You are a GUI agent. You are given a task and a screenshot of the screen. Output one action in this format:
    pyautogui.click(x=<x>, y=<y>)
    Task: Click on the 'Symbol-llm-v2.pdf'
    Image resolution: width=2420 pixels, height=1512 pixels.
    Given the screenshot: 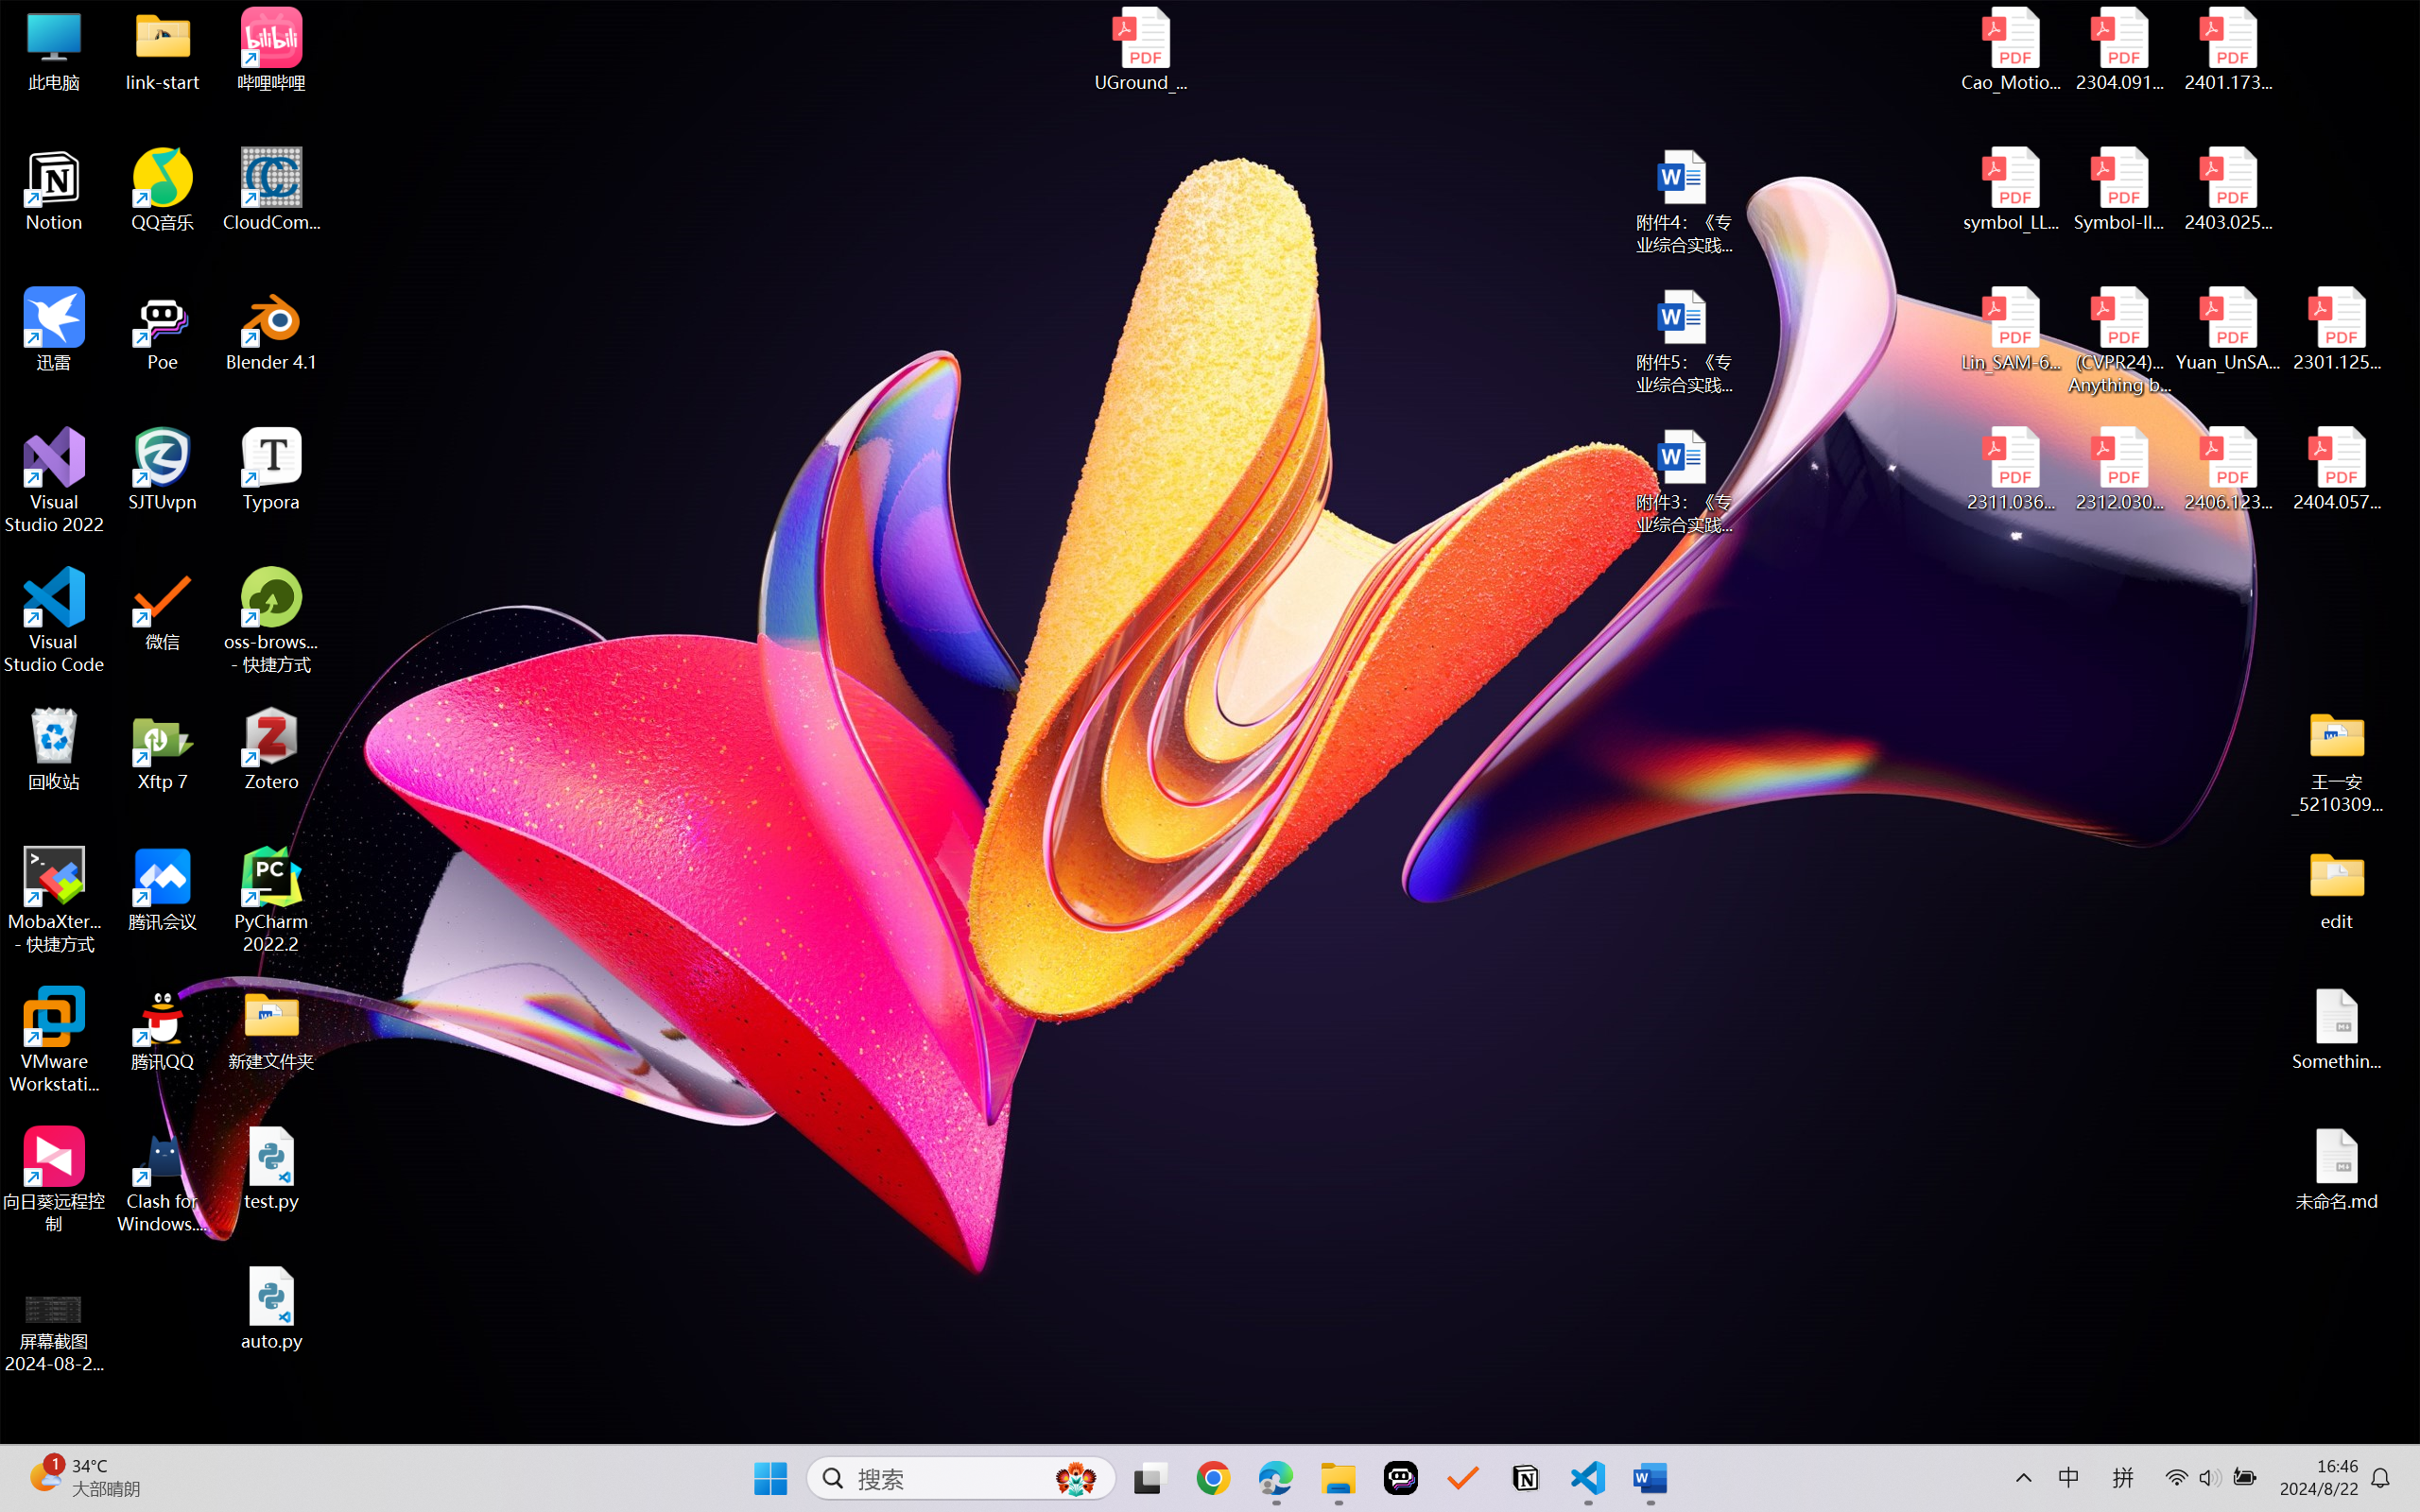 What is the action you would take?
    pyautogui.click(x=2118, y=190)
    